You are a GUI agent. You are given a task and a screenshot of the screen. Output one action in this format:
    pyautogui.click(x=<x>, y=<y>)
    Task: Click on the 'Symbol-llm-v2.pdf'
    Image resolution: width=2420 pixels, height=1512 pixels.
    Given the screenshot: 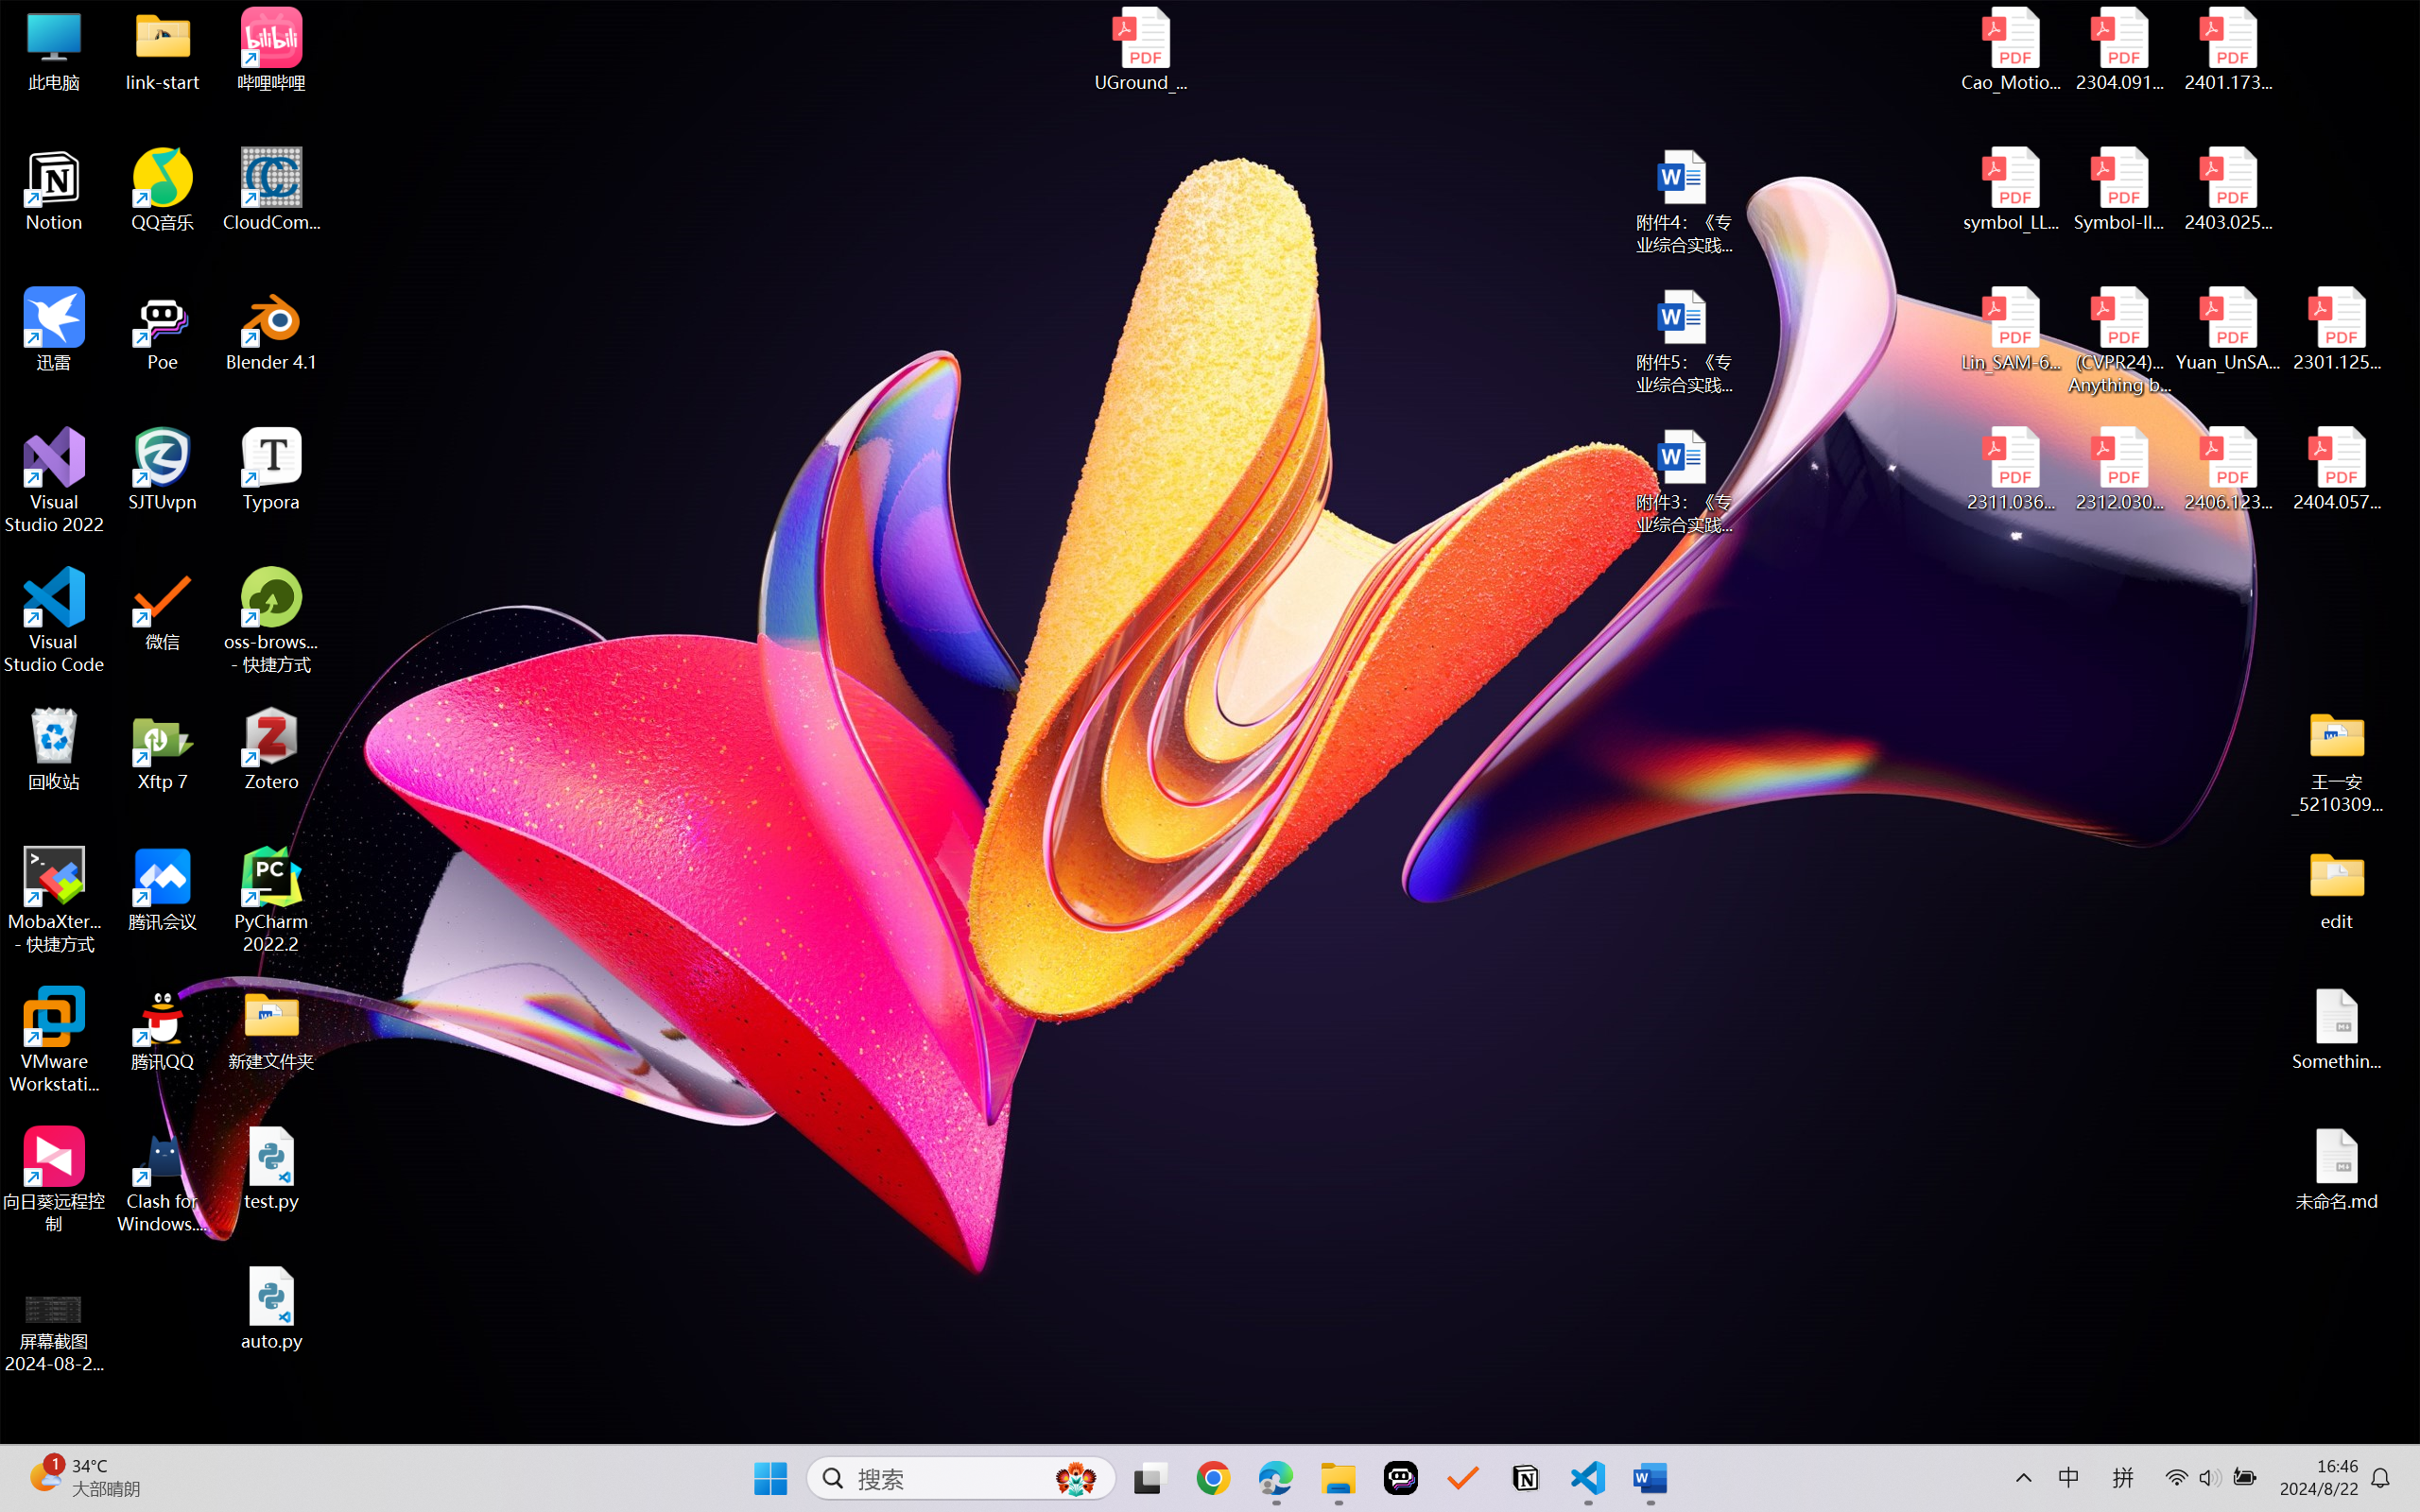 What is the action you would take?
    pyautogui.click(x=2118, y=190)
    